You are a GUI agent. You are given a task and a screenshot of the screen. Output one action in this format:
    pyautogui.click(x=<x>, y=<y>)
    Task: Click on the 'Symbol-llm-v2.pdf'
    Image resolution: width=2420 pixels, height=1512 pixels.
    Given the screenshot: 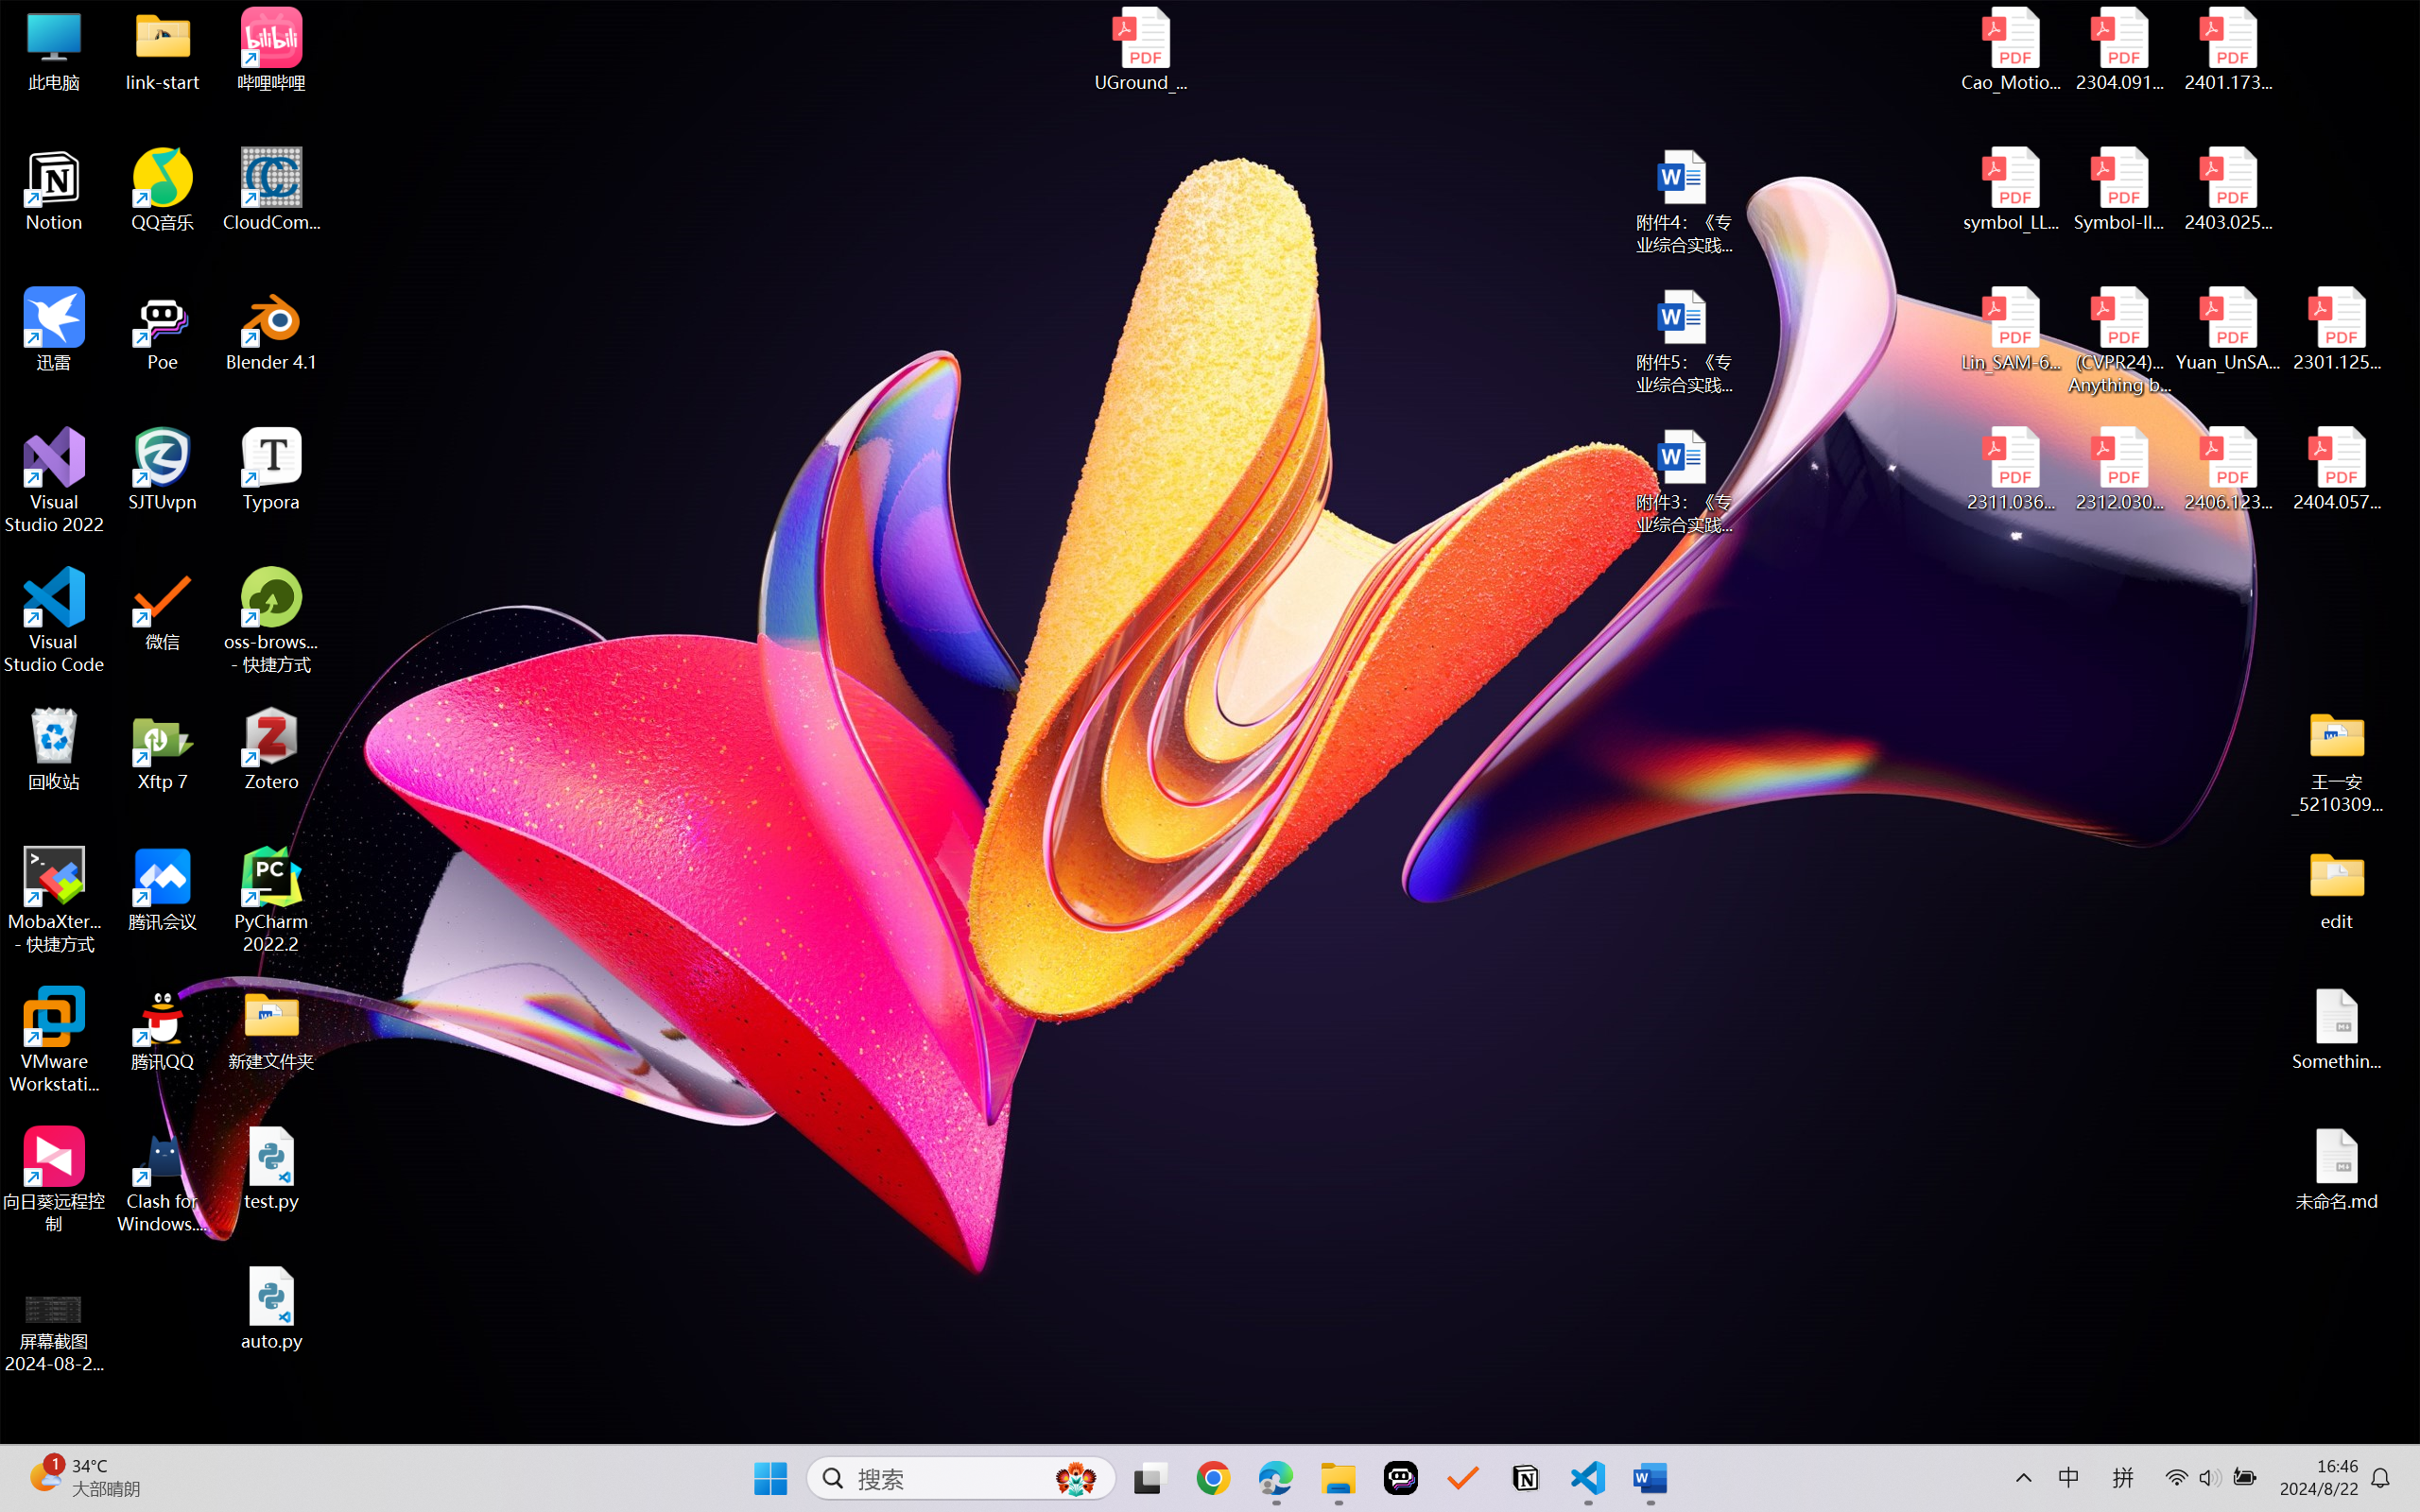 What is the action you would take?
    pyautogui.click(x=2118, y=190)
    